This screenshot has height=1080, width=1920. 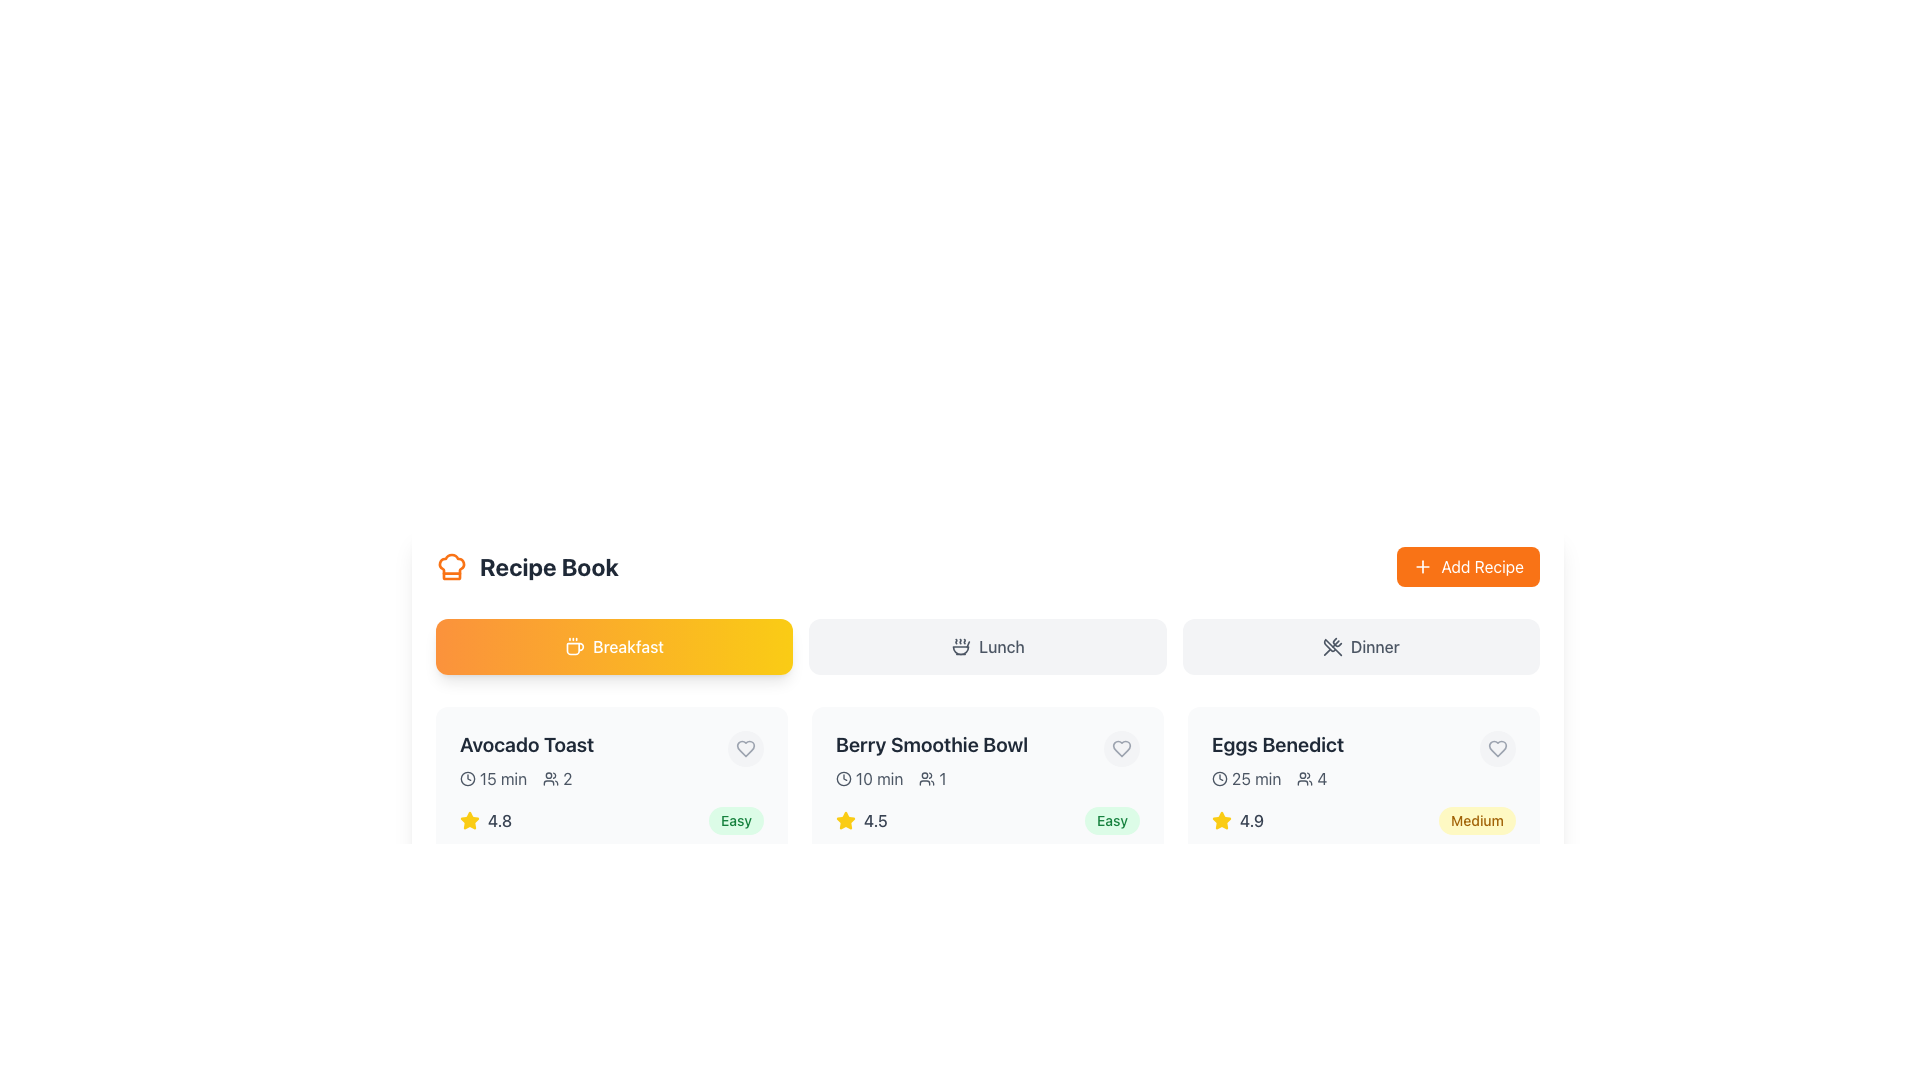 I want to click on the coffee cup icon on the 'Breakfast' button, so click(x=574, y=647).